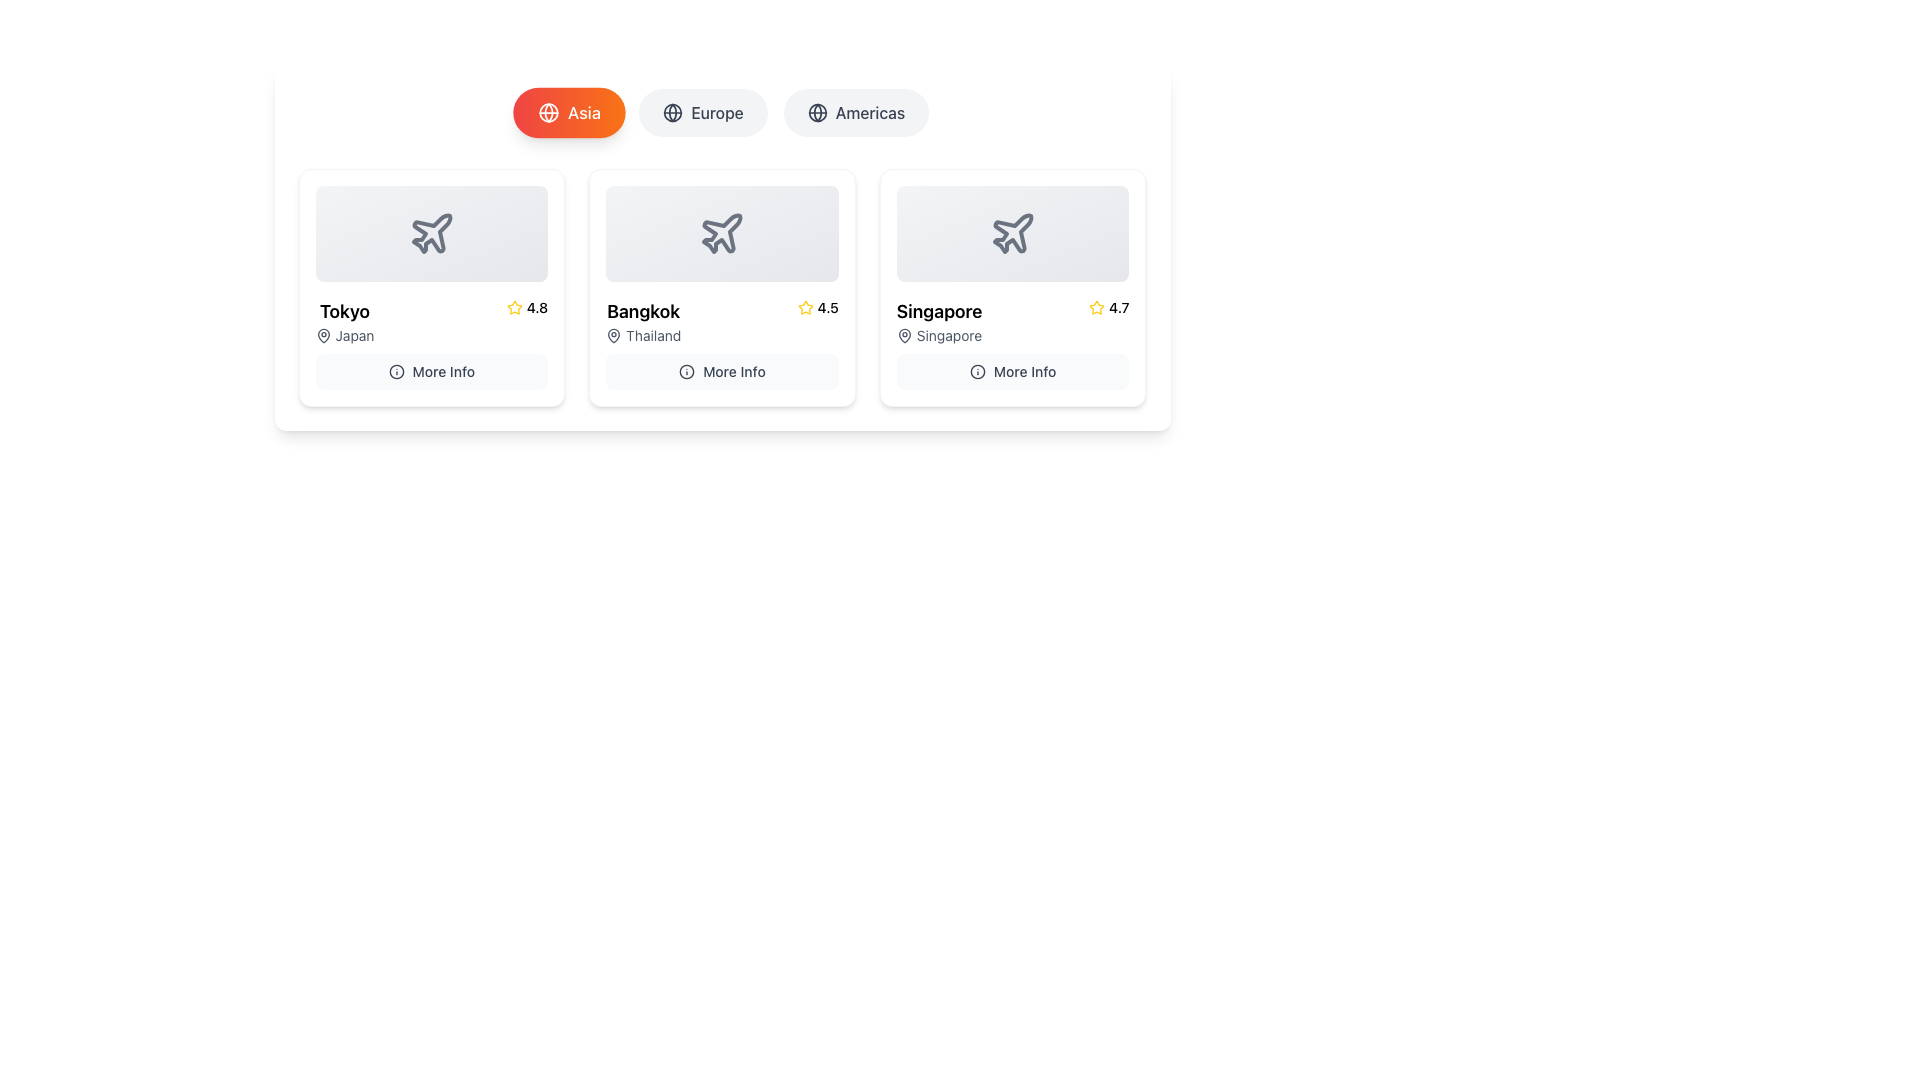 This screenshot has height=1080, width=1920. I want to click on the travel icon located in the upper part of the Singapore card, which is the third card from the left in the row, so click(1013, 232).